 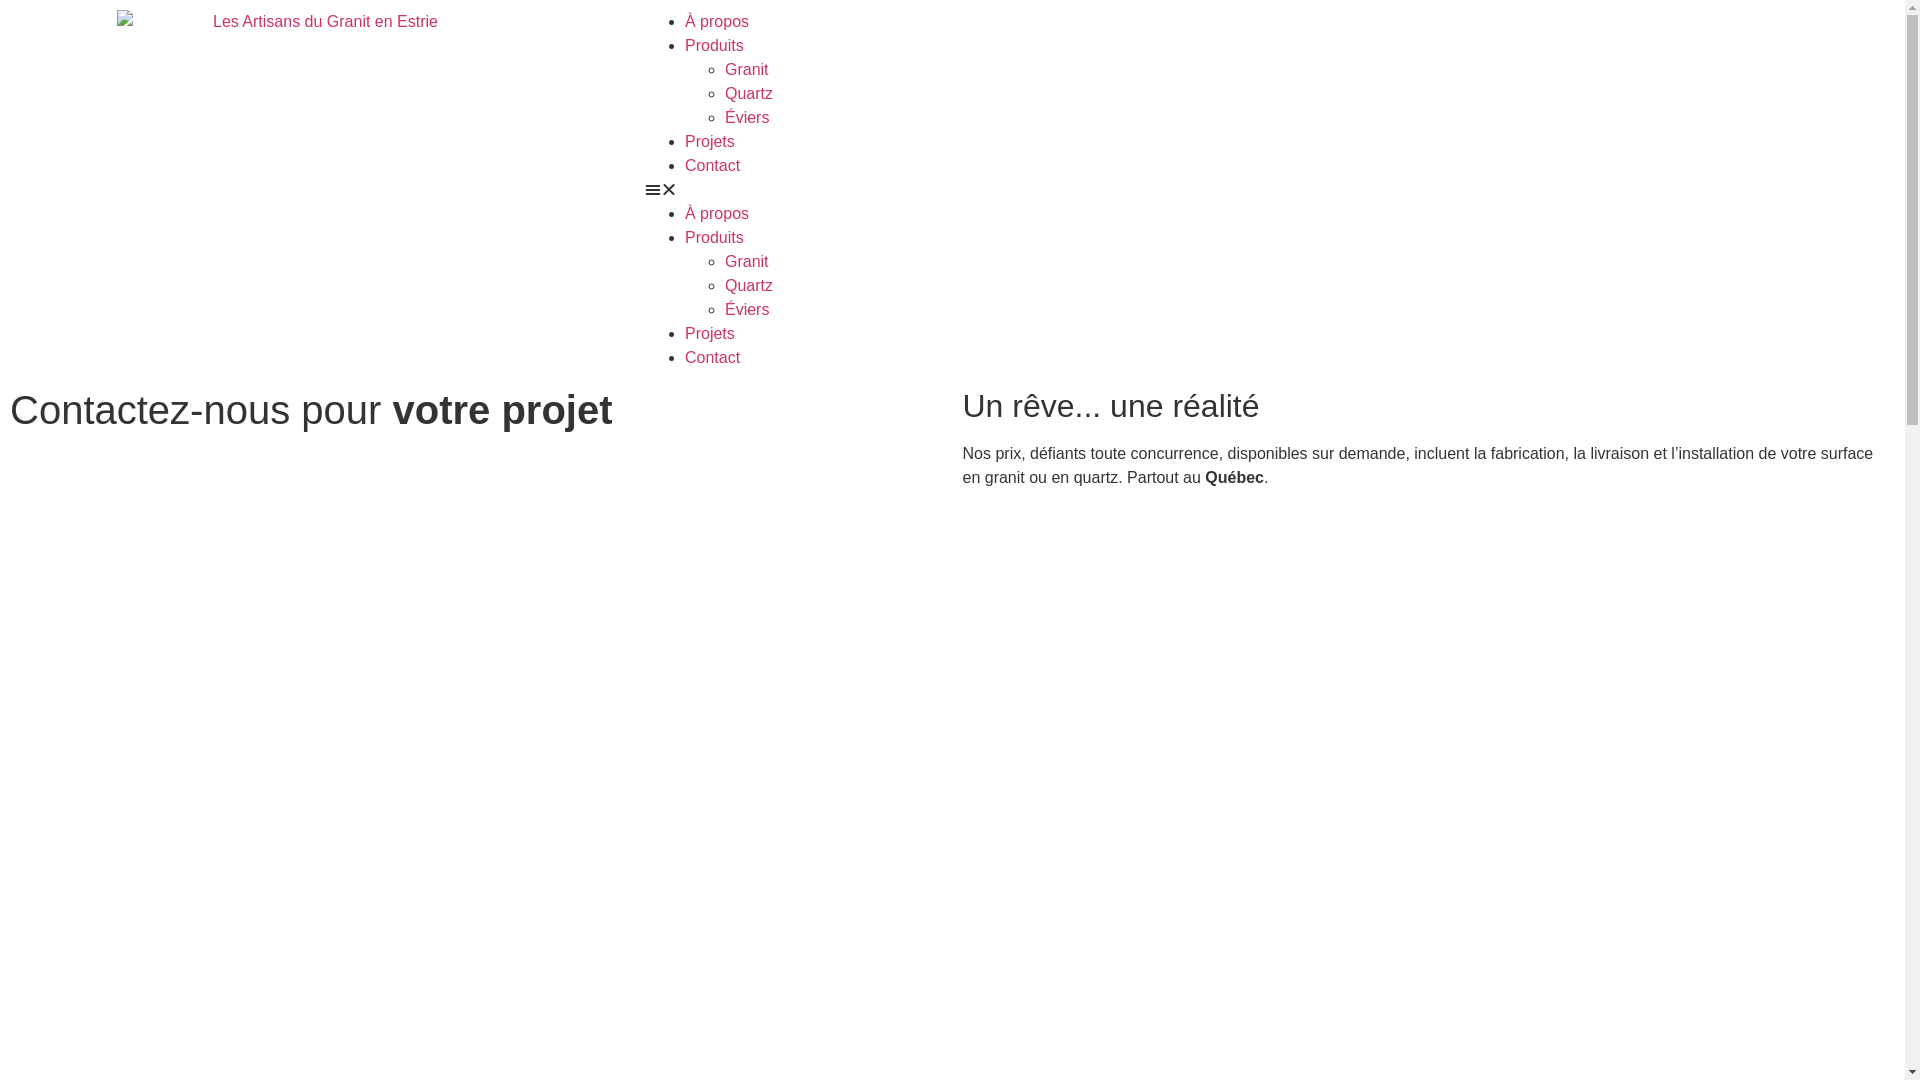 I want to click on 'Quartz', so click(x=747, y=285).